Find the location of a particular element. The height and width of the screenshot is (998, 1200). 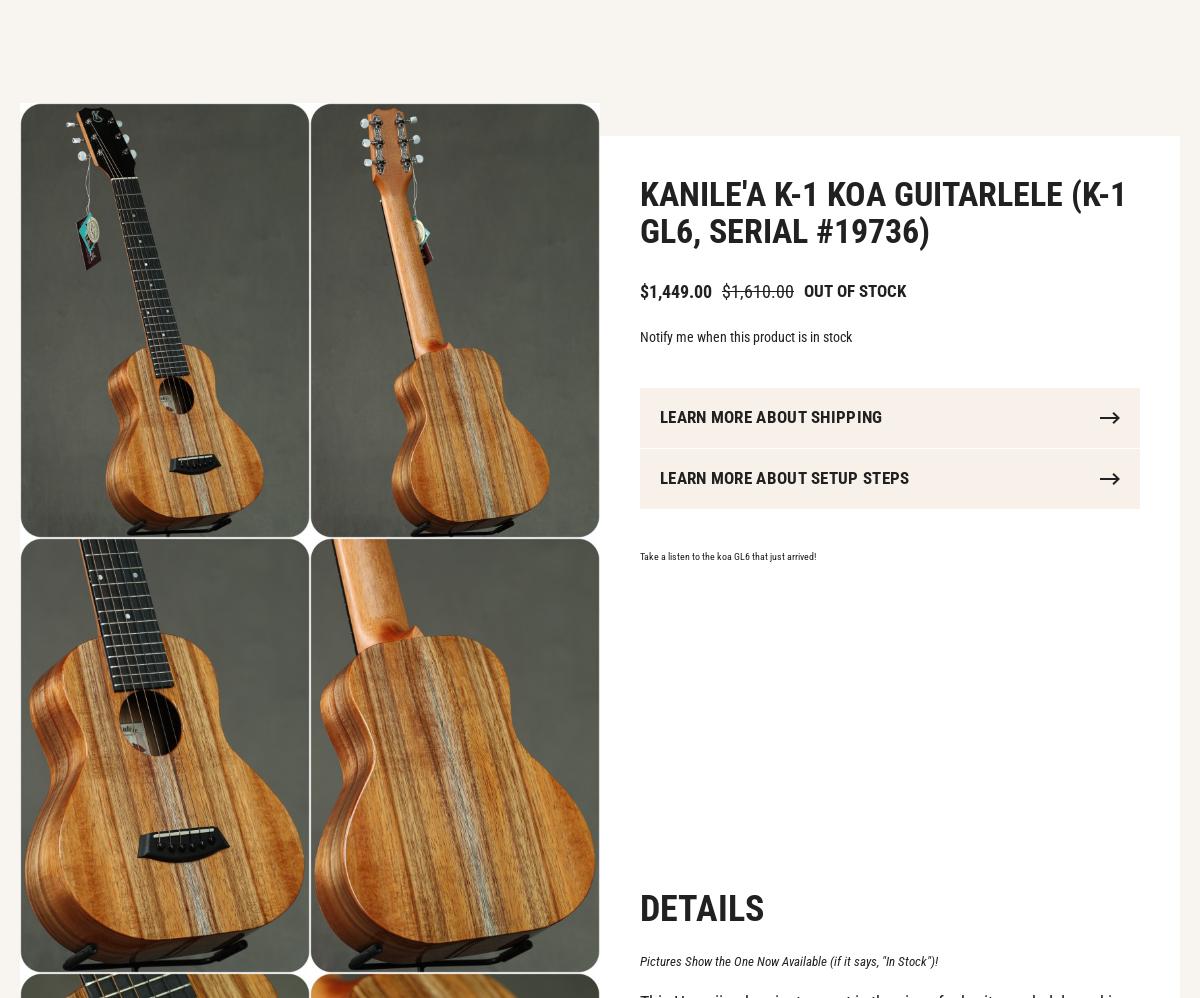

'About' is located at coordinates (683, 50).